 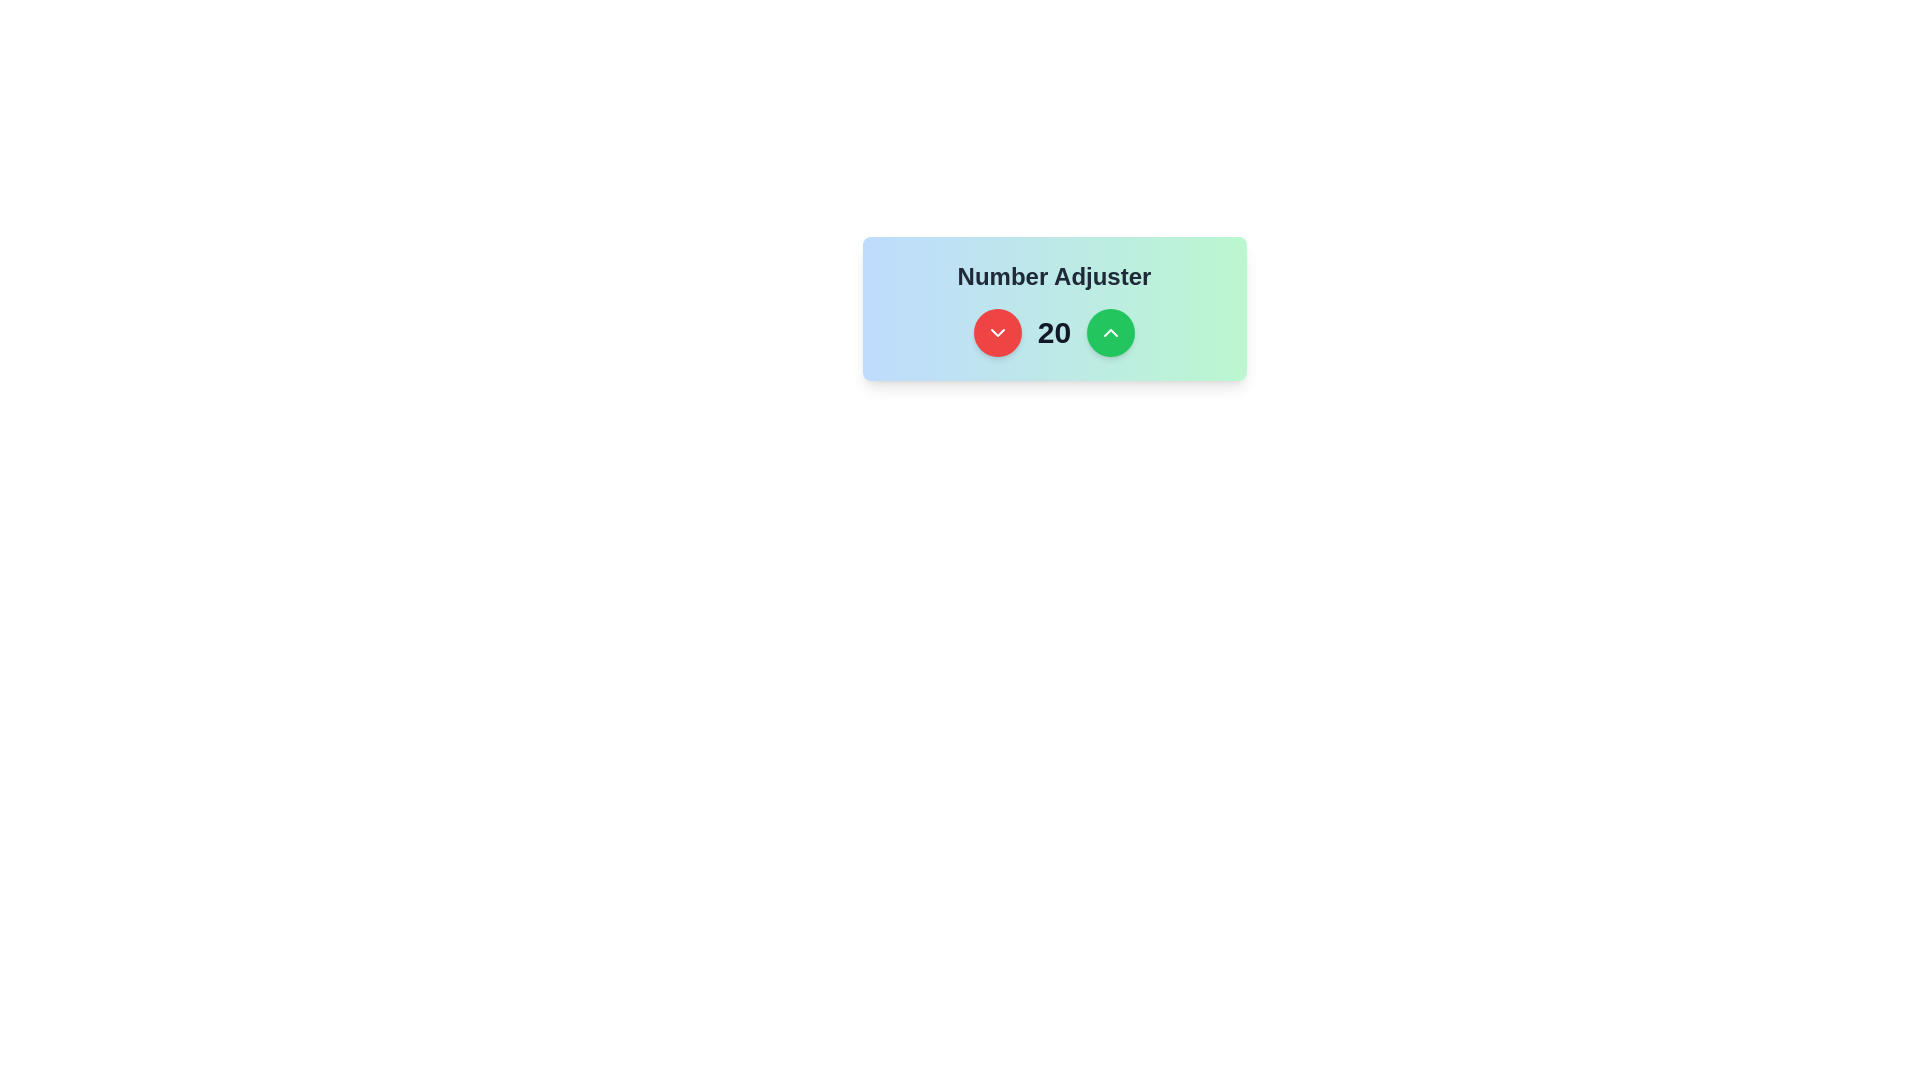 I want to click on the upward-pointing arrow button, which is a green circular button with a white arrow, located in the 'Number Adjuster' section, so click(x=1110, y=331).